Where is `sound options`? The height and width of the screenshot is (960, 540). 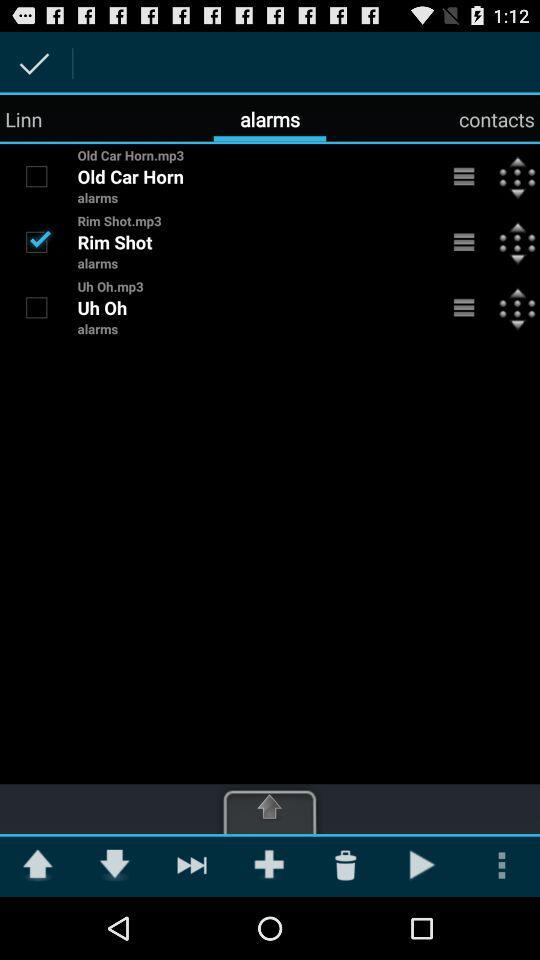
sound options is located at coordinates (464, 175).